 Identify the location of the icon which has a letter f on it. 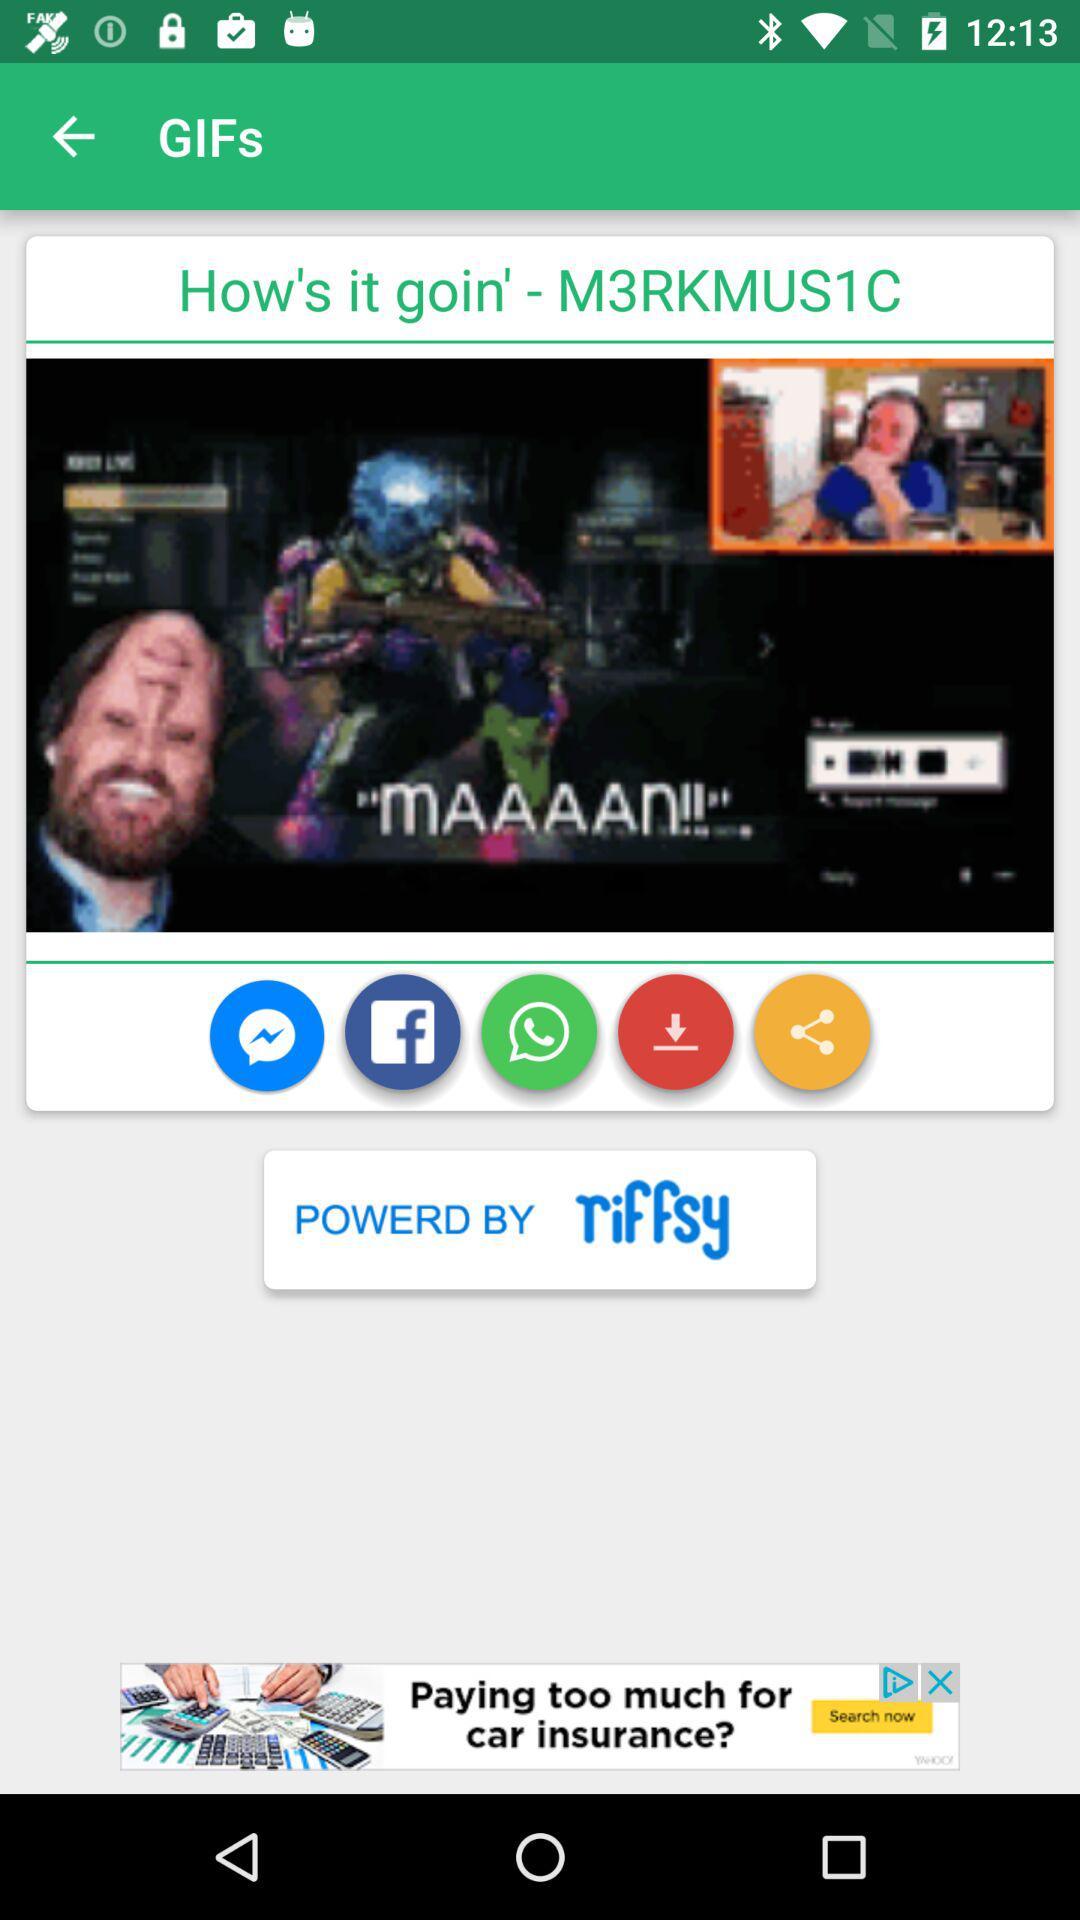
(402, 1037).